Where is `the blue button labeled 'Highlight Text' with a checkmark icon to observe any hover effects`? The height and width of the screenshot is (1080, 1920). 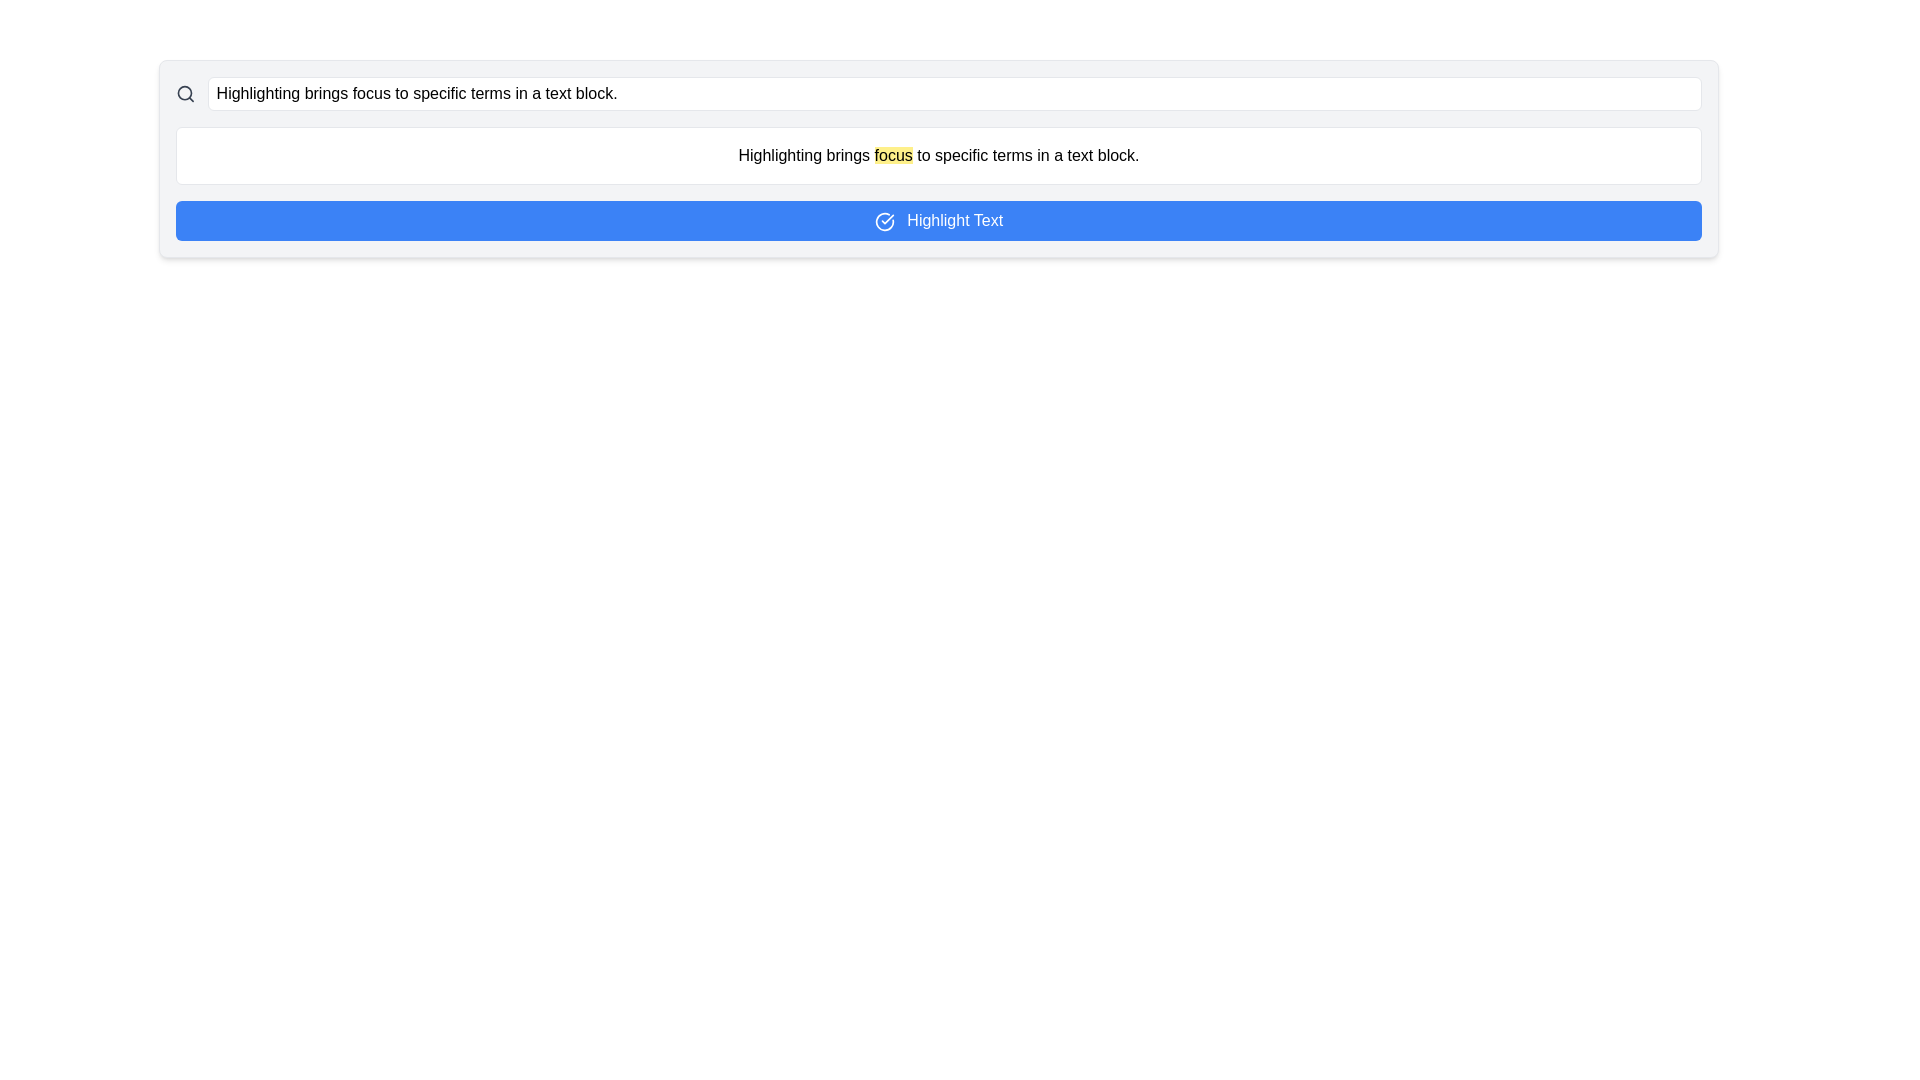
the blue button labeled 'Highlight Text' with a checkmark icon to observe any hover effects is located at coordinates (938, 220).